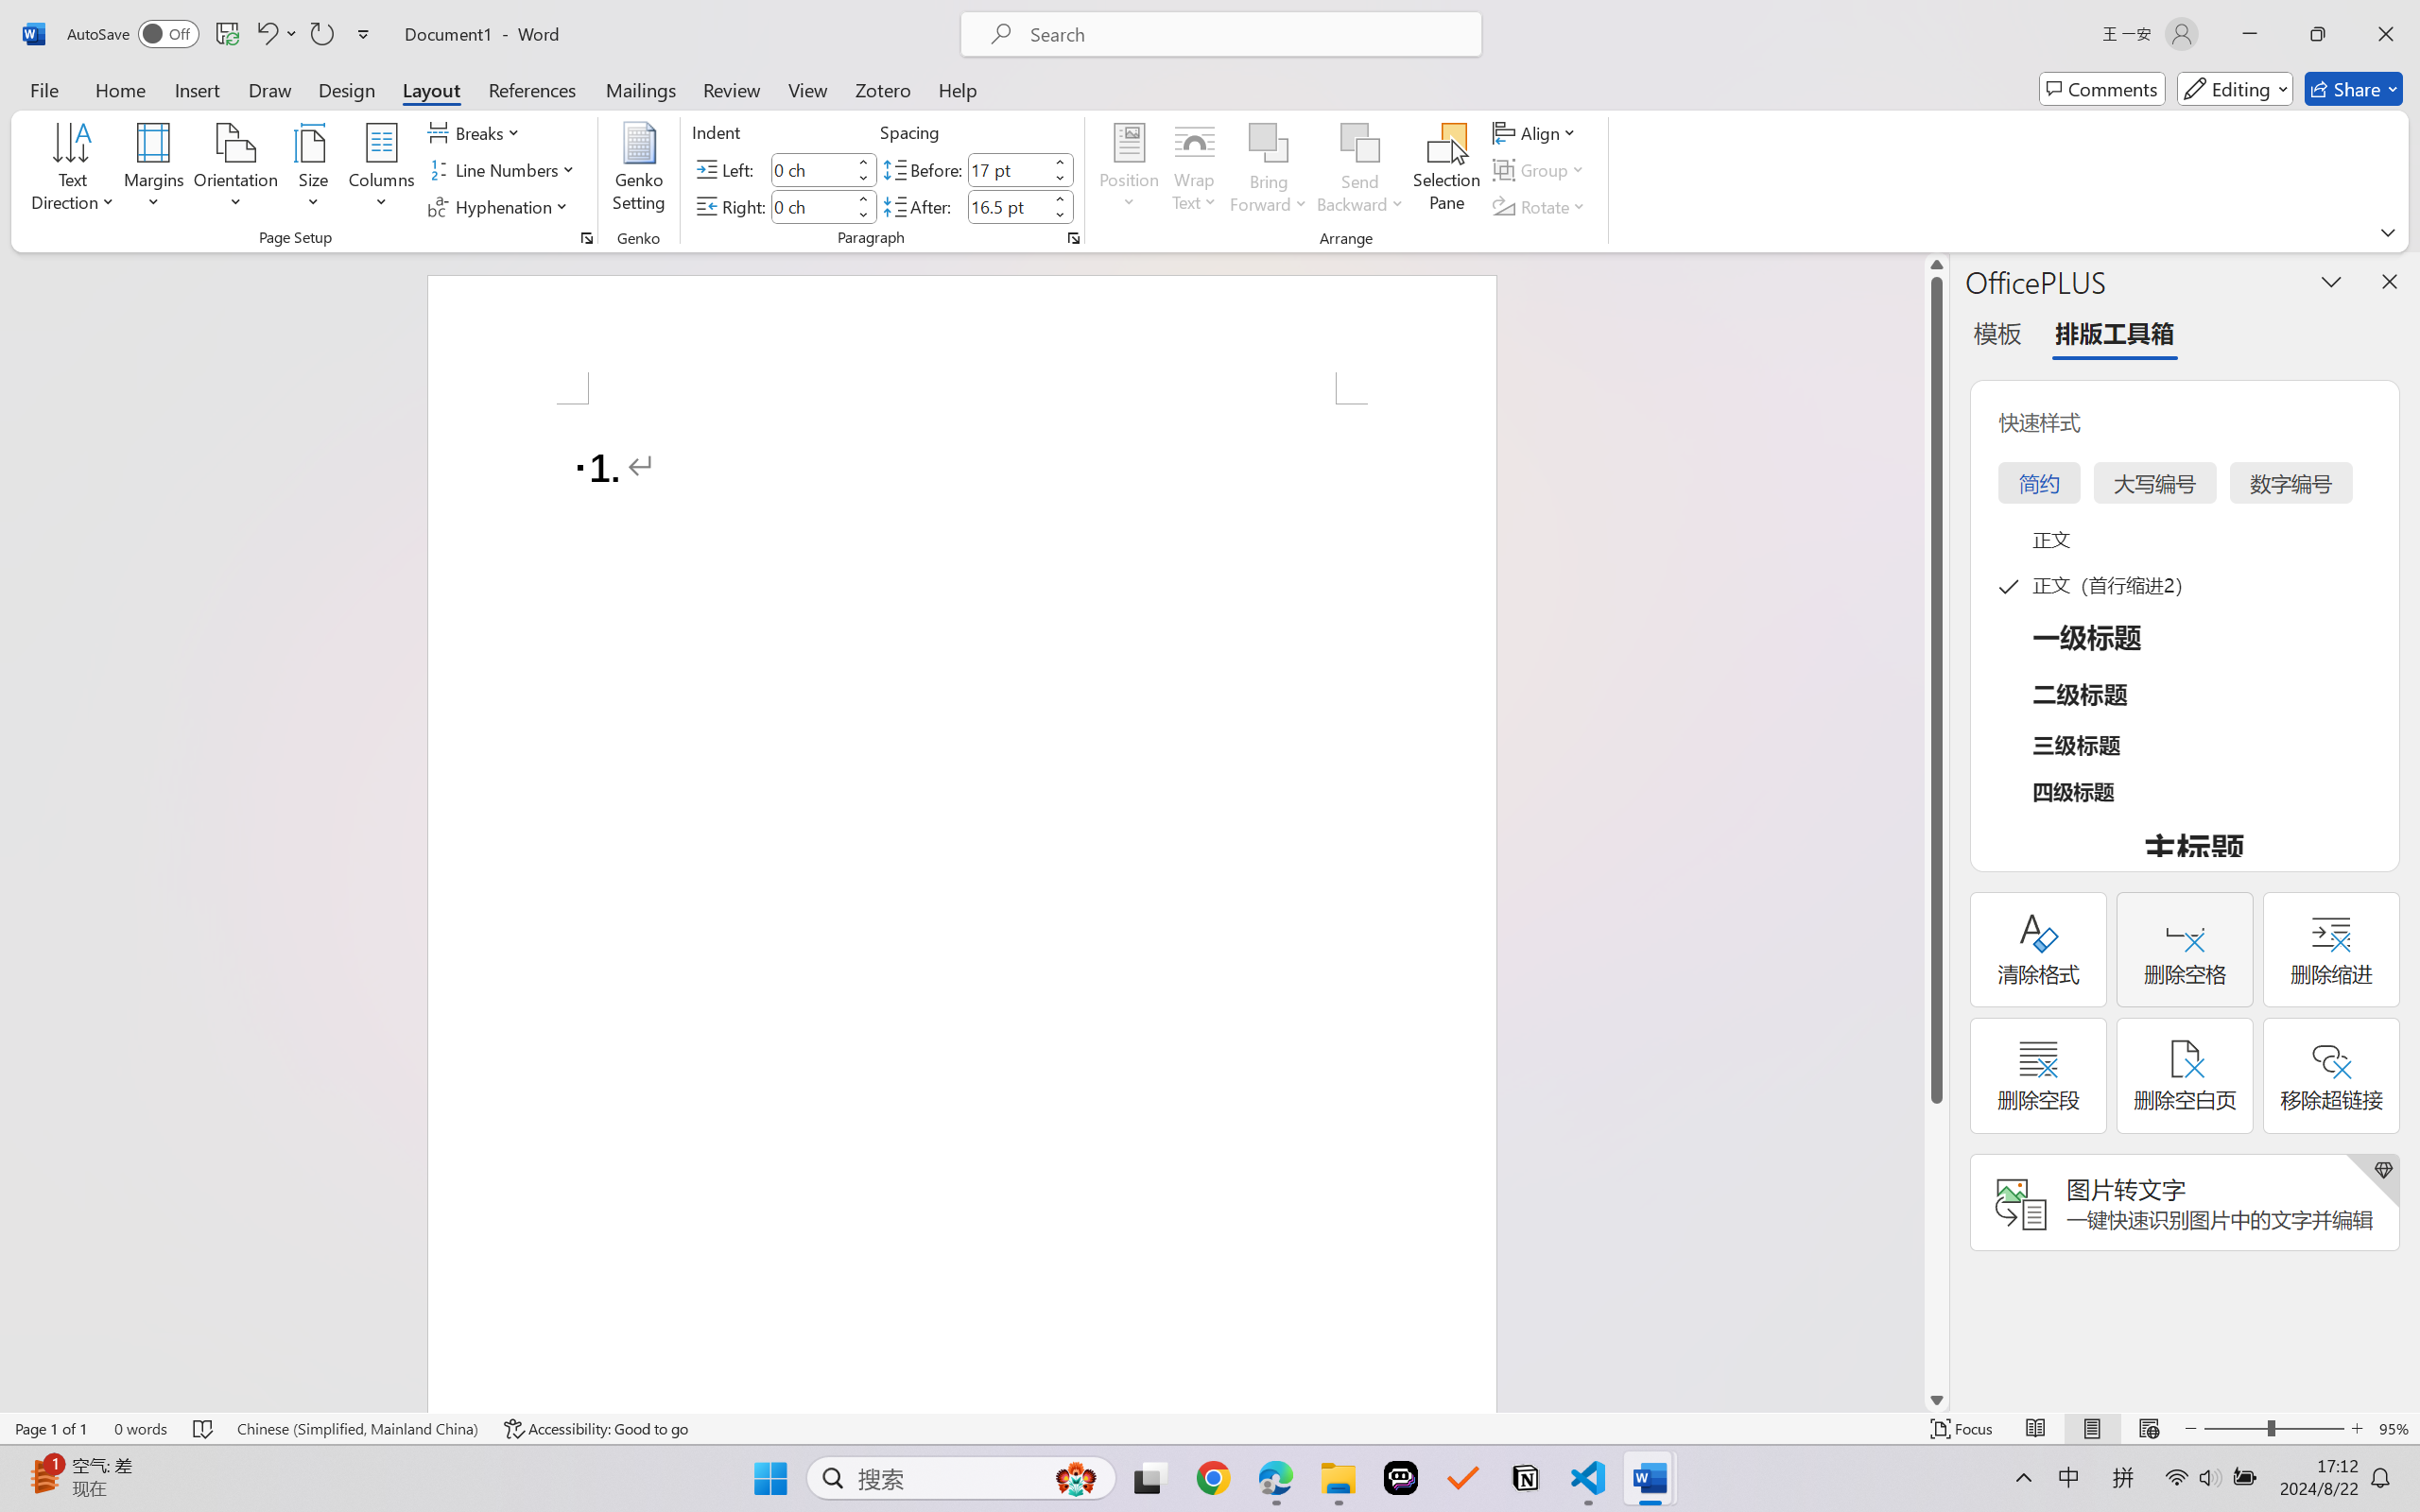 Image resolution: width=2420 pixels, height=1512 pixels. What do you see at coordinates (1128, 170) in the screenshot?
I see `'Position'` at bounding box center [1128, 170].